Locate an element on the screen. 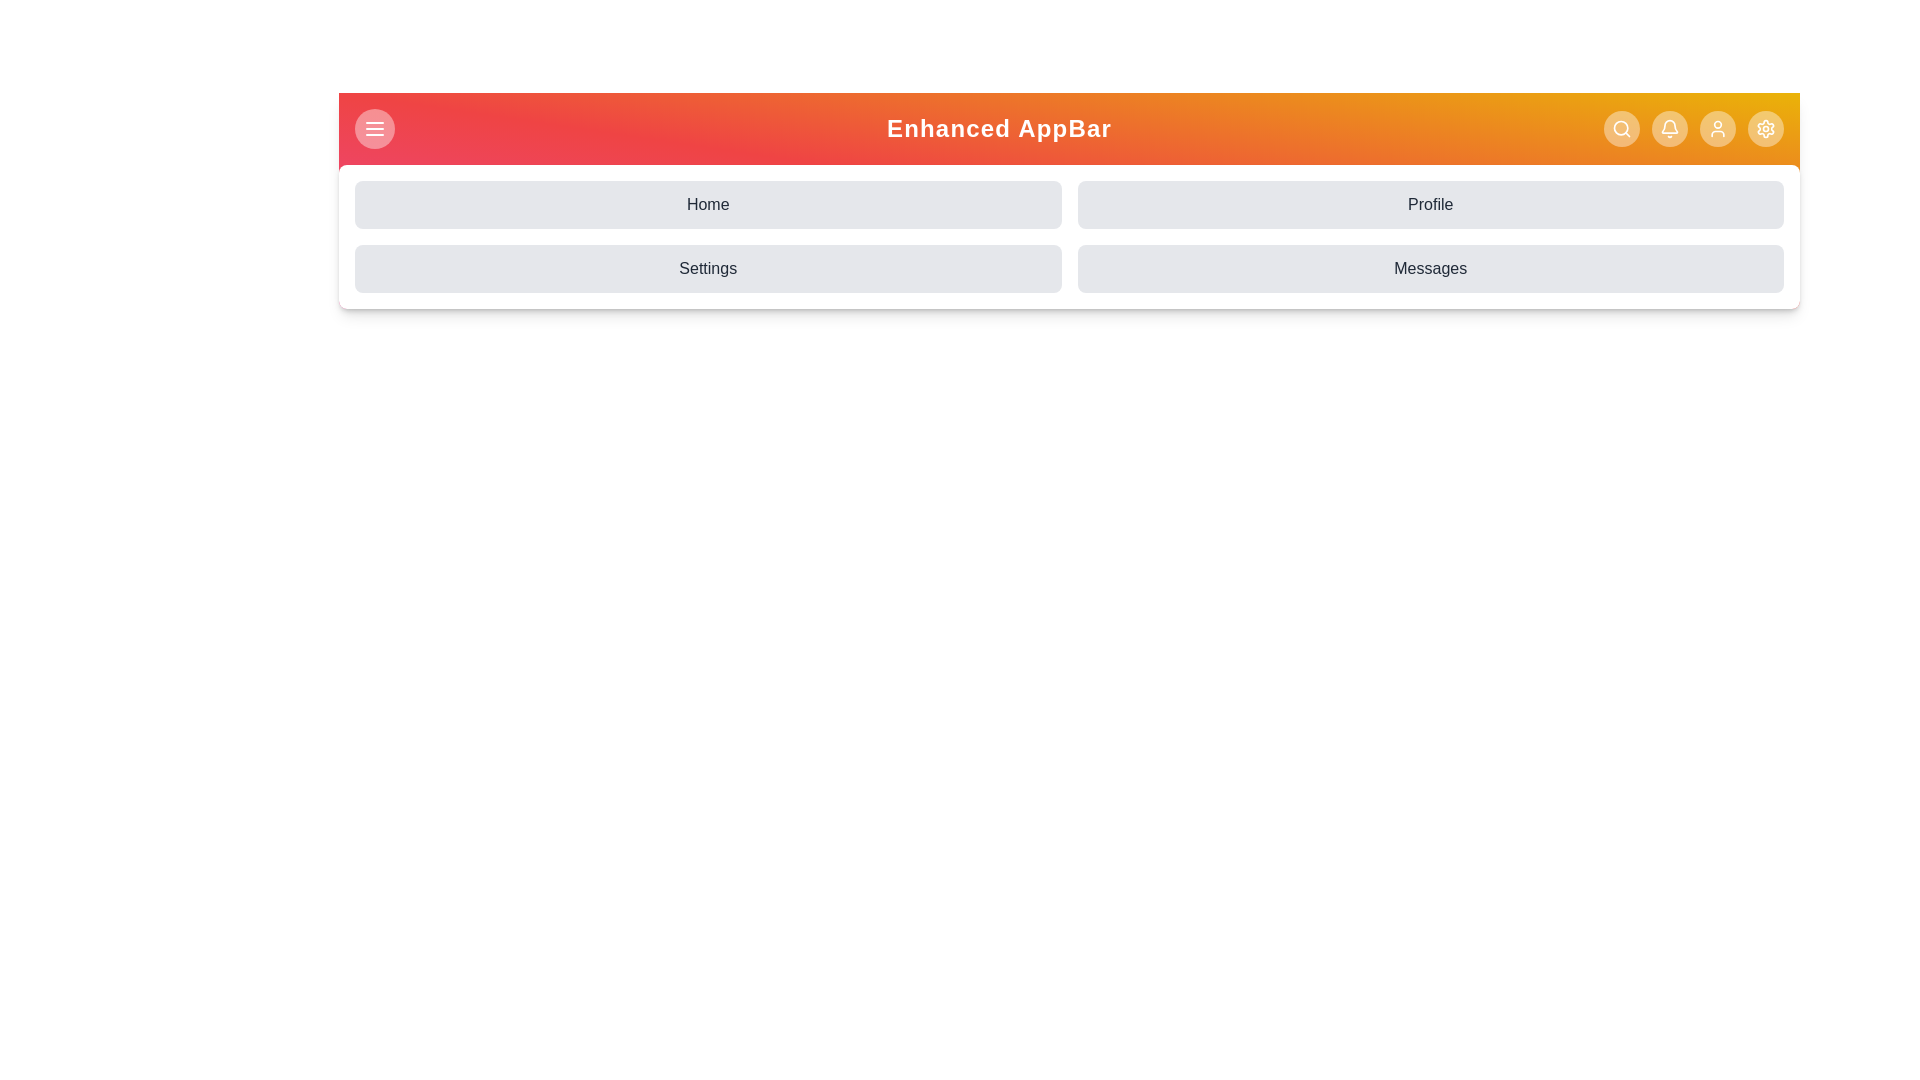 The width and height of the screenshot is (1920, 1080). notification button in the StylishHeader component is located at coordinates (1670, 128).